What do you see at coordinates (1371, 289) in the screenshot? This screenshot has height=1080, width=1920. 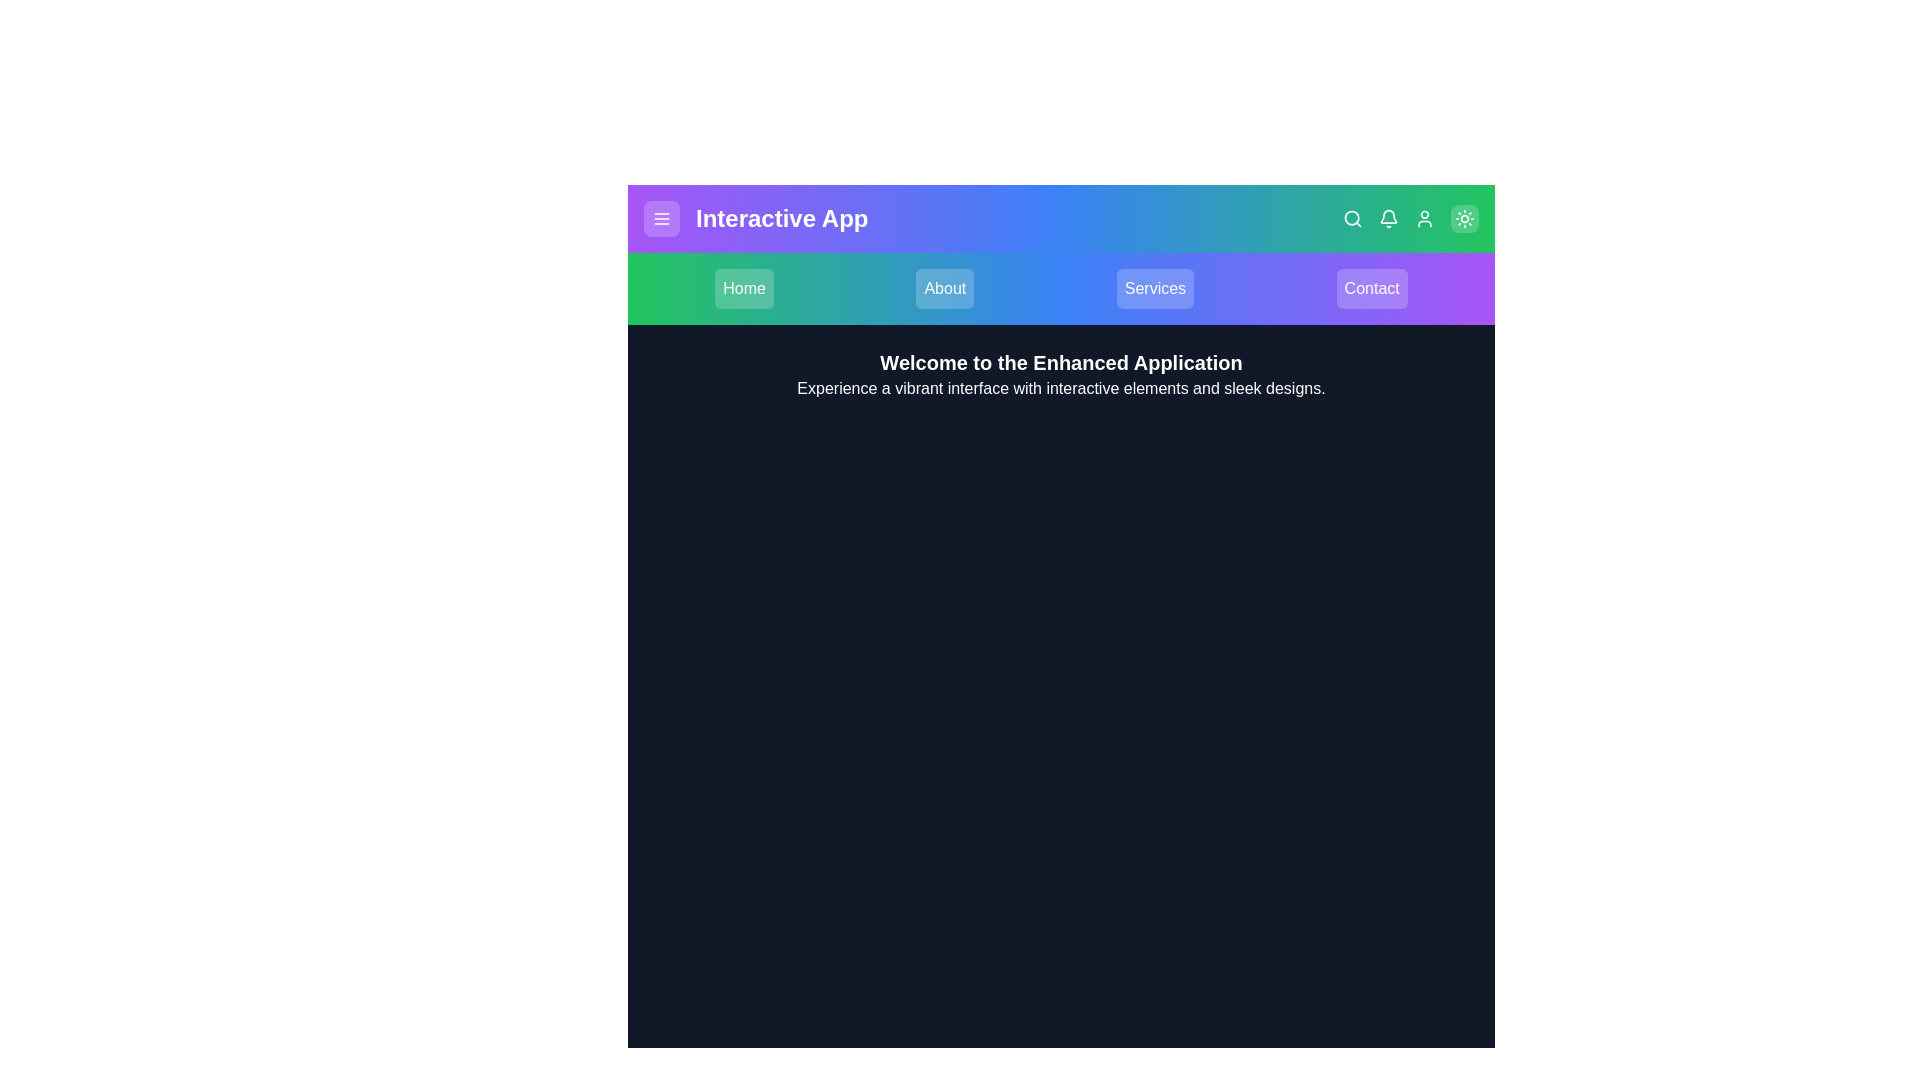 I see `the navigation item Contact to navigate to the corresponding section` at bounding box center [1371, 289].